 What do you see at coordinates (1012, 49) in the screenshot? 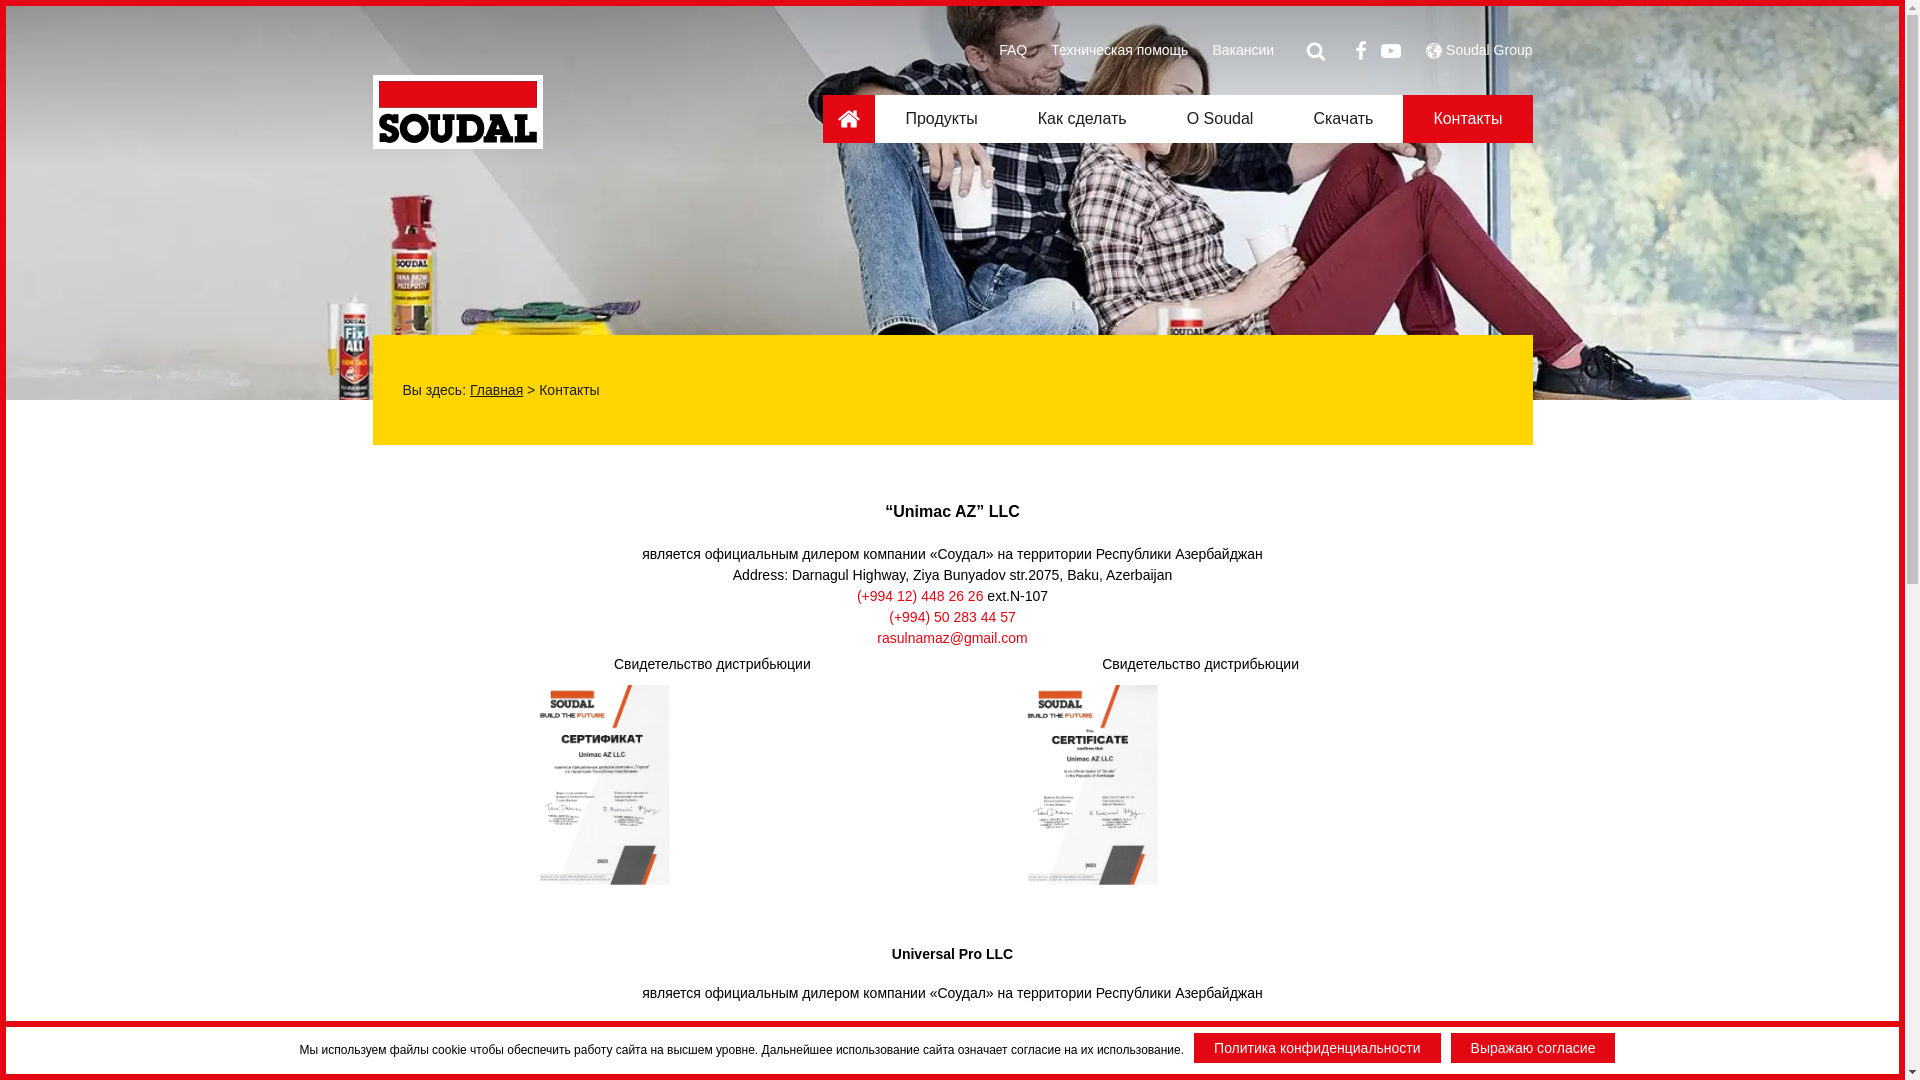
I see `'FAQ'` at bounding box center [1012, 49].